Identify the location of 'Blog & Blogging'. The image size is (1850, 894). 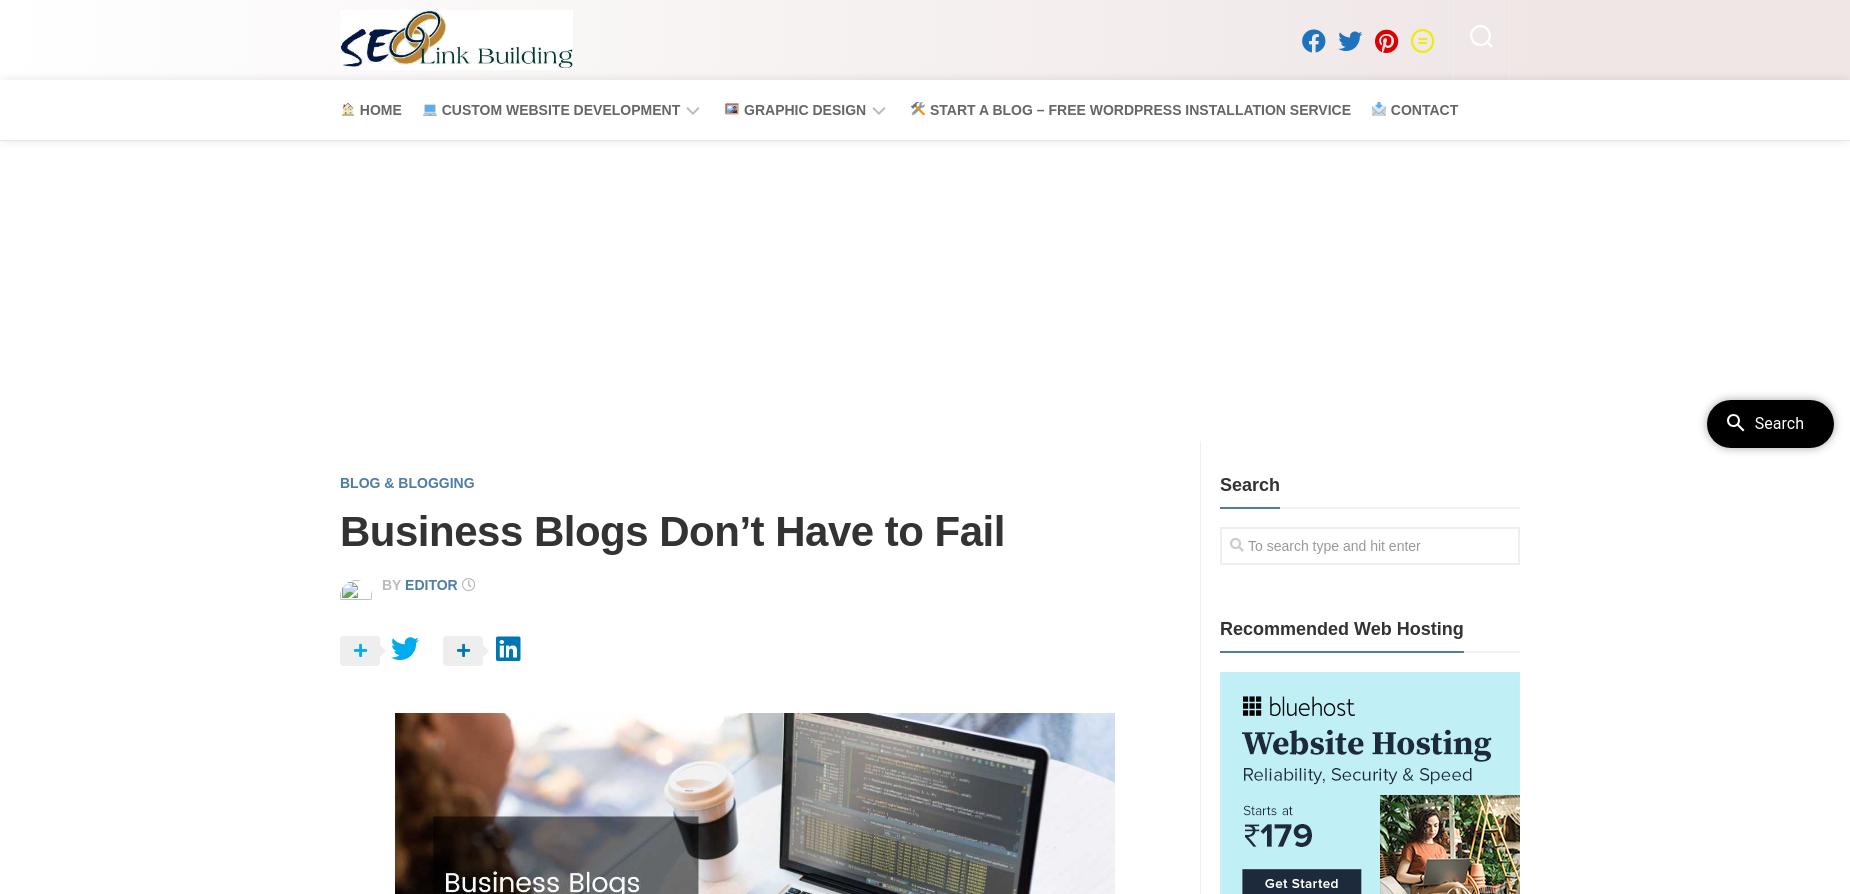
(339, 481).